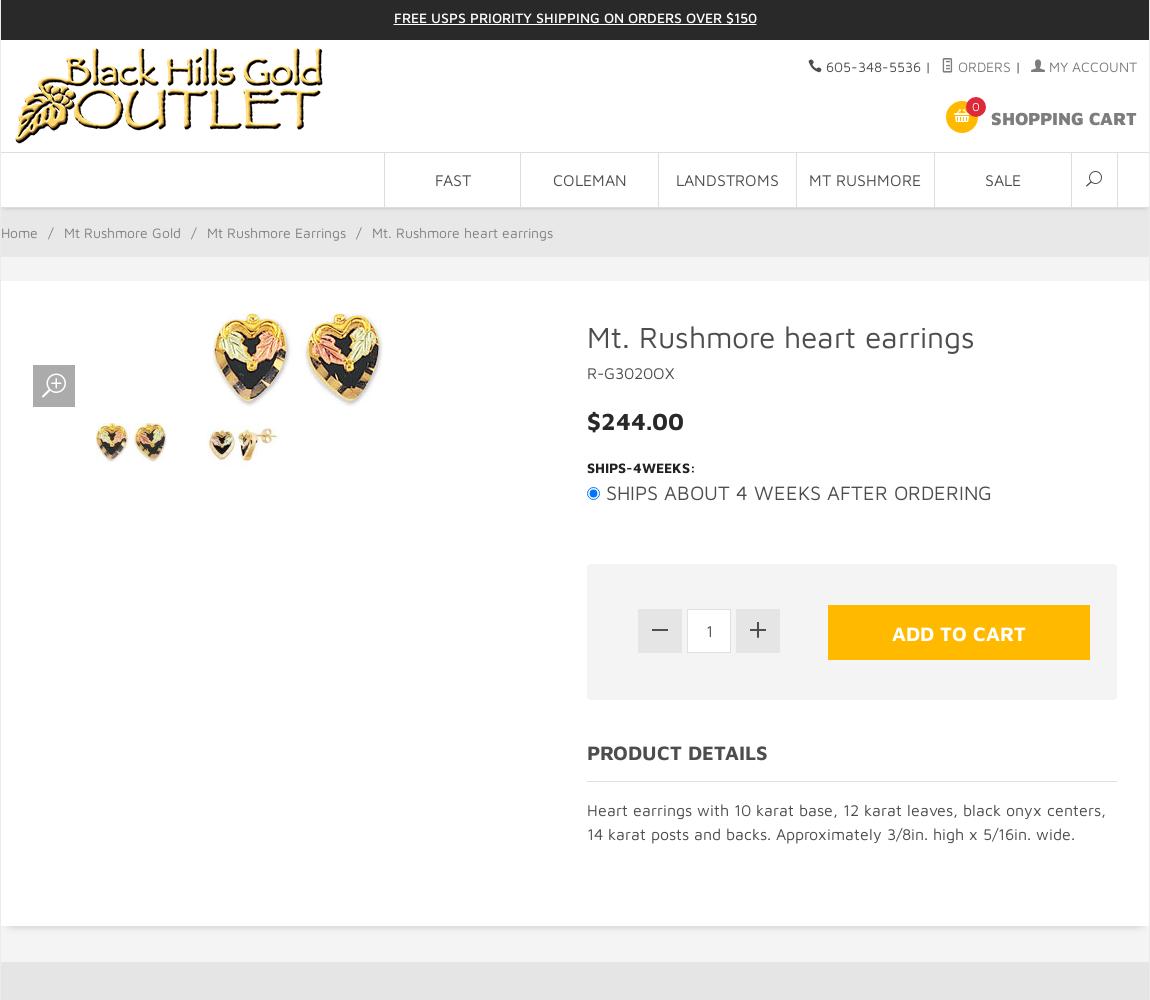 This screenshot has width=1150, height=1000. I want to click on 'Mt Rushmore Gold', so click(121, 231).